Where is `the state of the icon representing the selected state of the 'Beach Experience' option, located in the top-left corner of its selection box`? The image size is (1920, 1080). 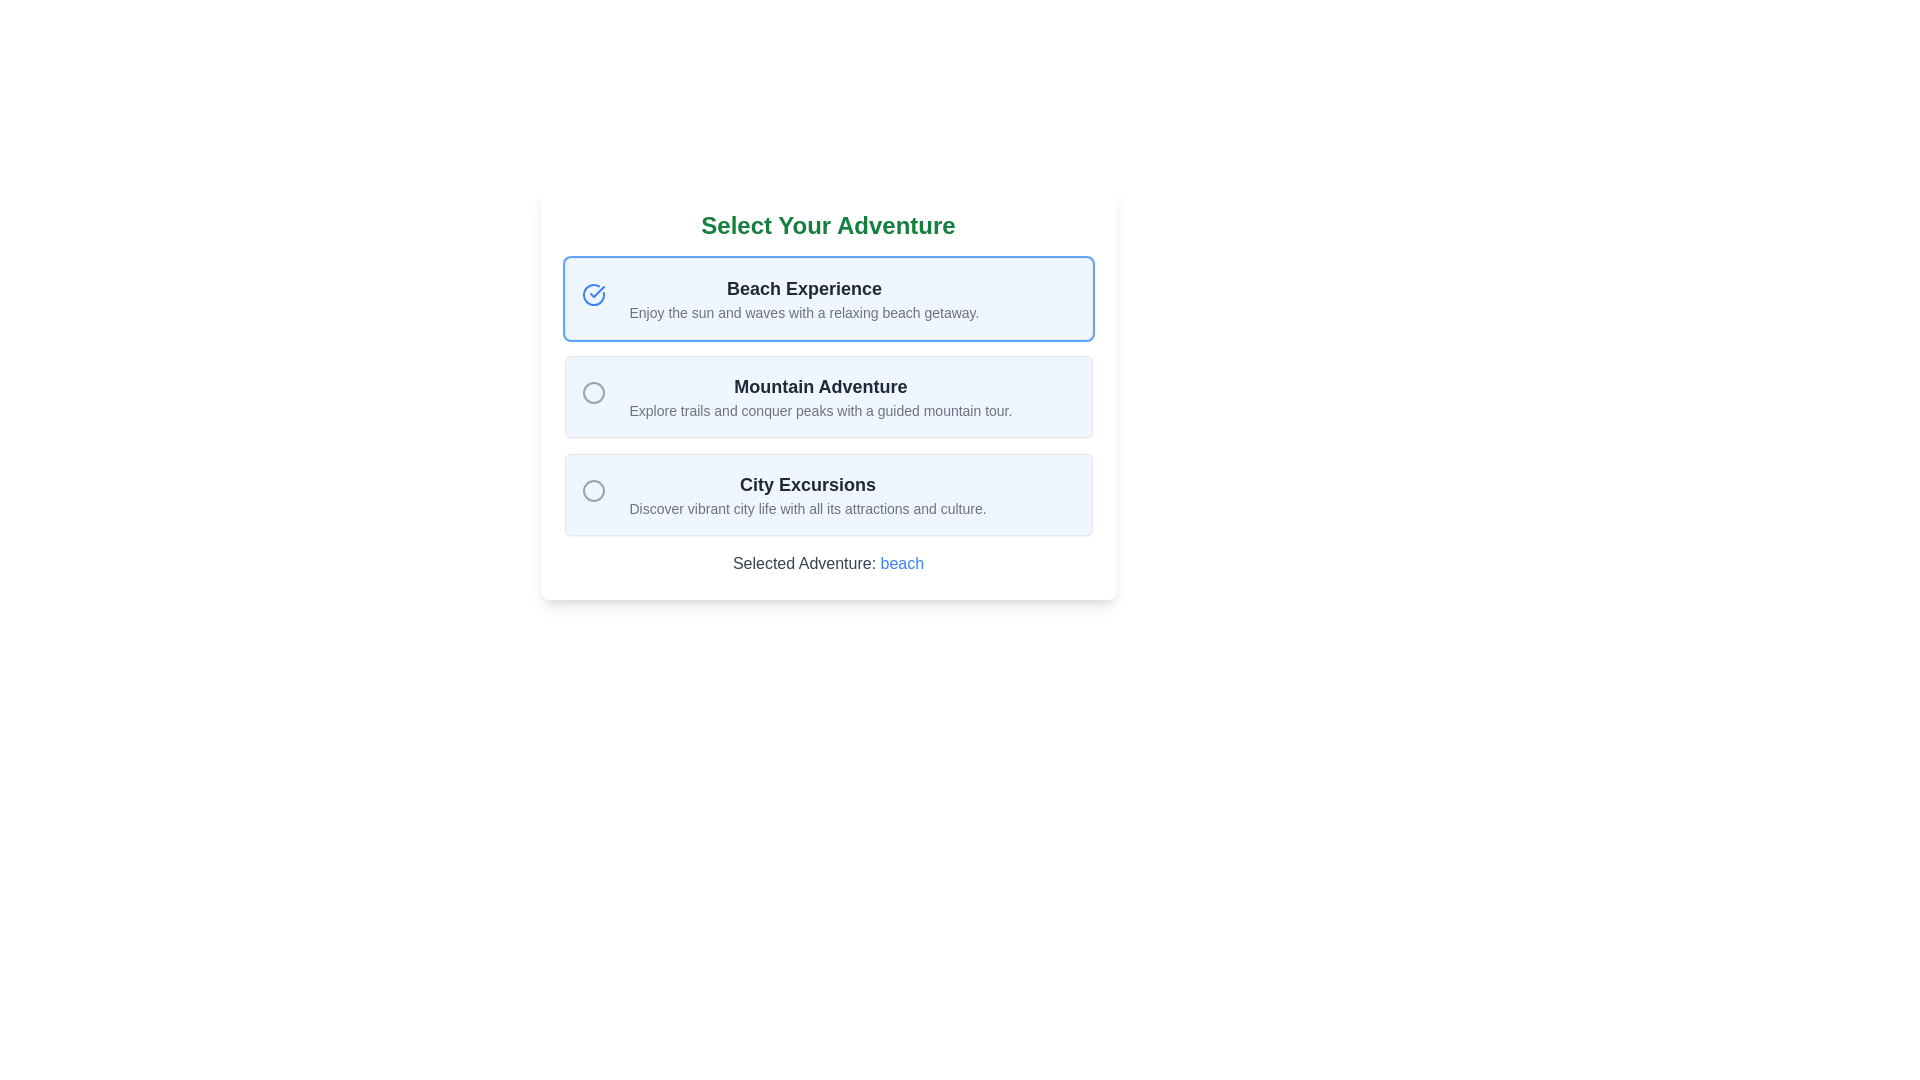
the state of the icon representing the selected state of the 'Beach Experience' option, located in the top-left corner of its selection box is located at coordinates (592, 294).